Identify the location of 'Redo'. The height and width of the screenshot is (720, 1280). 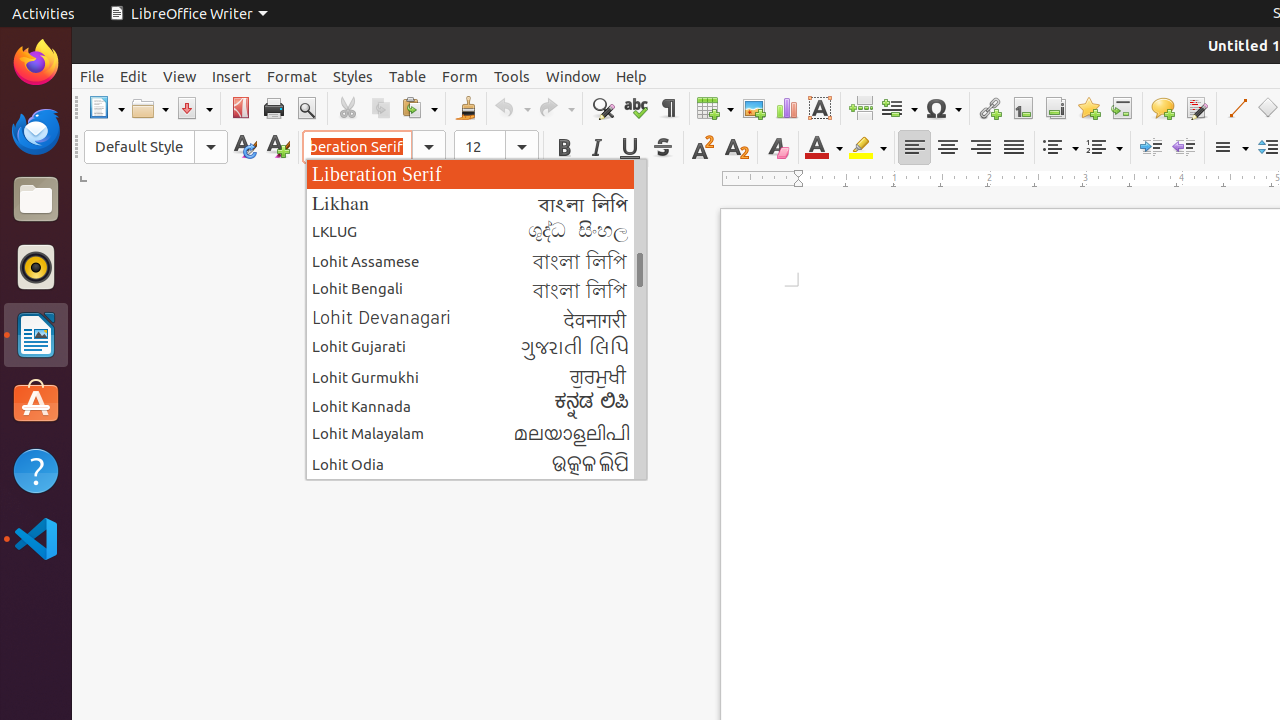
(556, 108).